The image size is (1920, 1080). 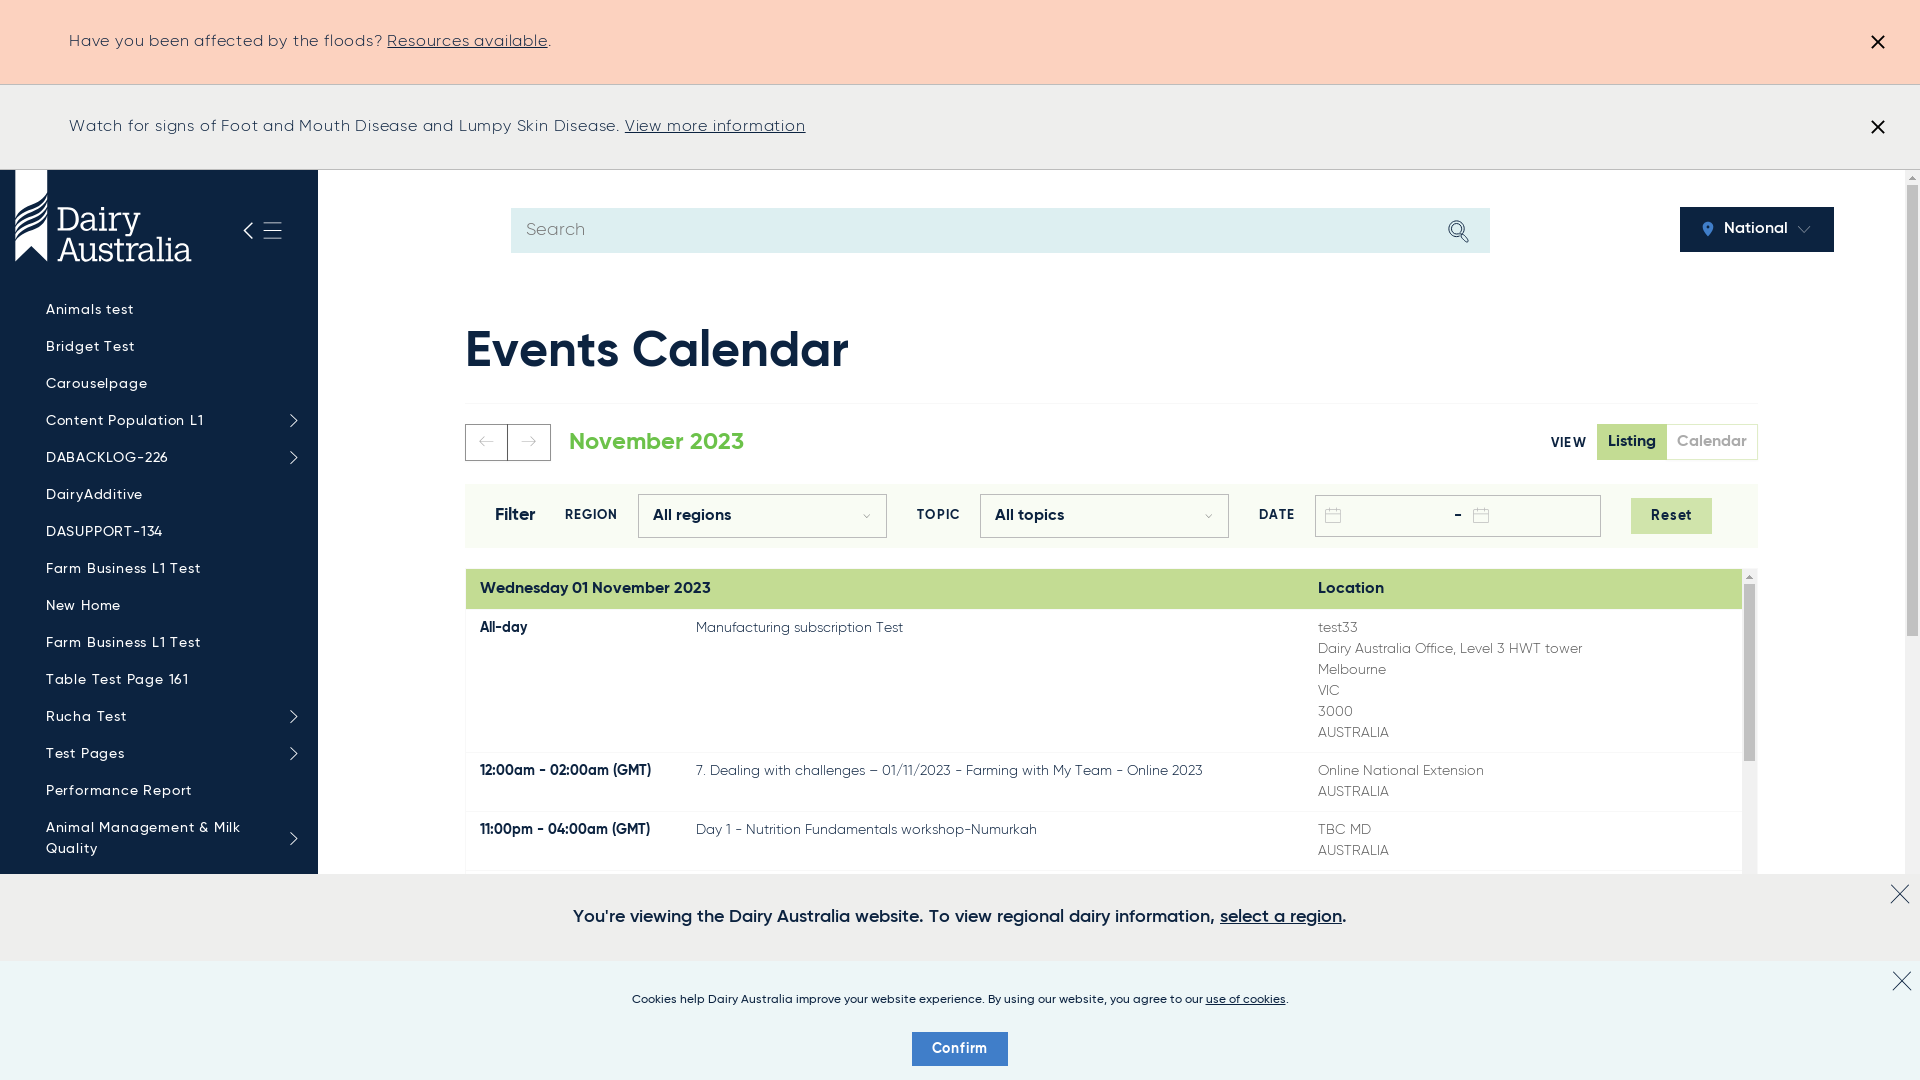 What do you see at coordinates (167, 384) in the screenshot?
I see `'Carouselpage'` at bounding box center [167, 384].